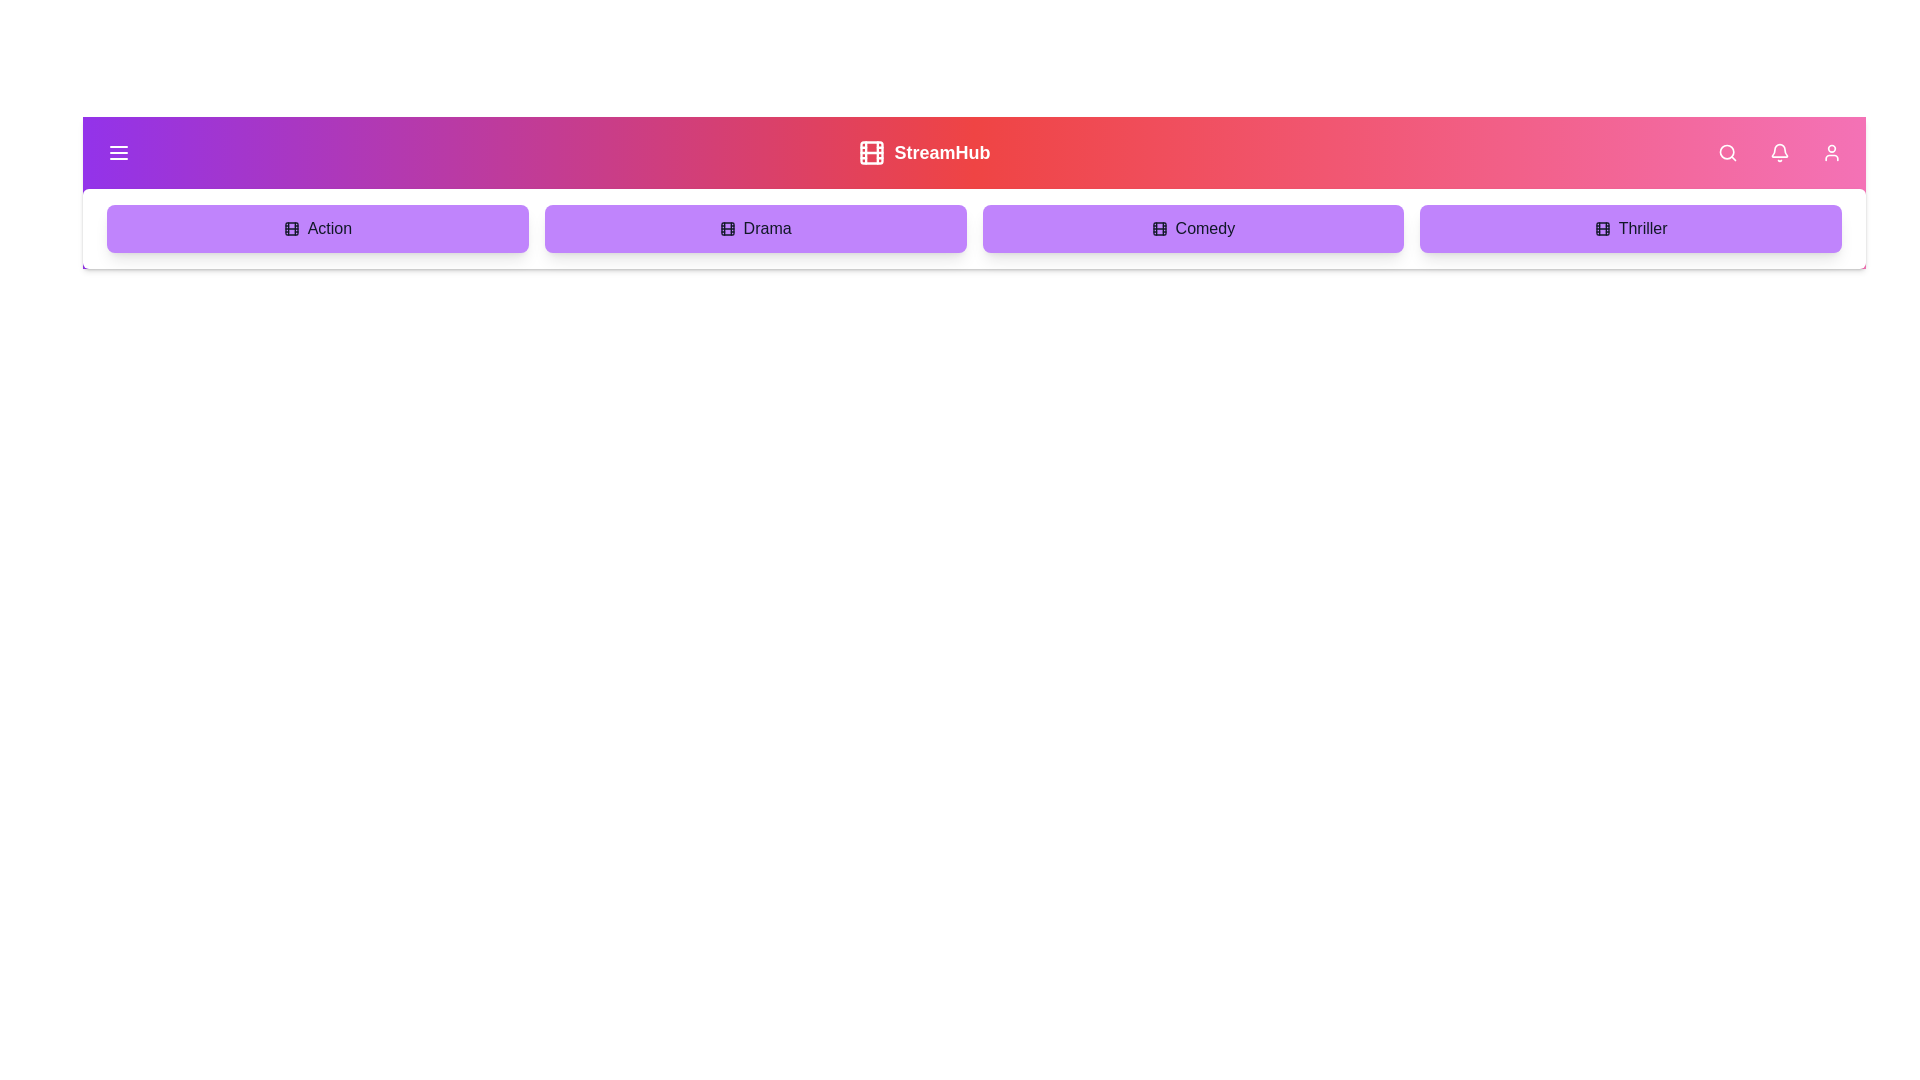  Describe the element at coordinates (1631, 227) in the screenshot. I see `the genre Thriller in the menu` at that location.